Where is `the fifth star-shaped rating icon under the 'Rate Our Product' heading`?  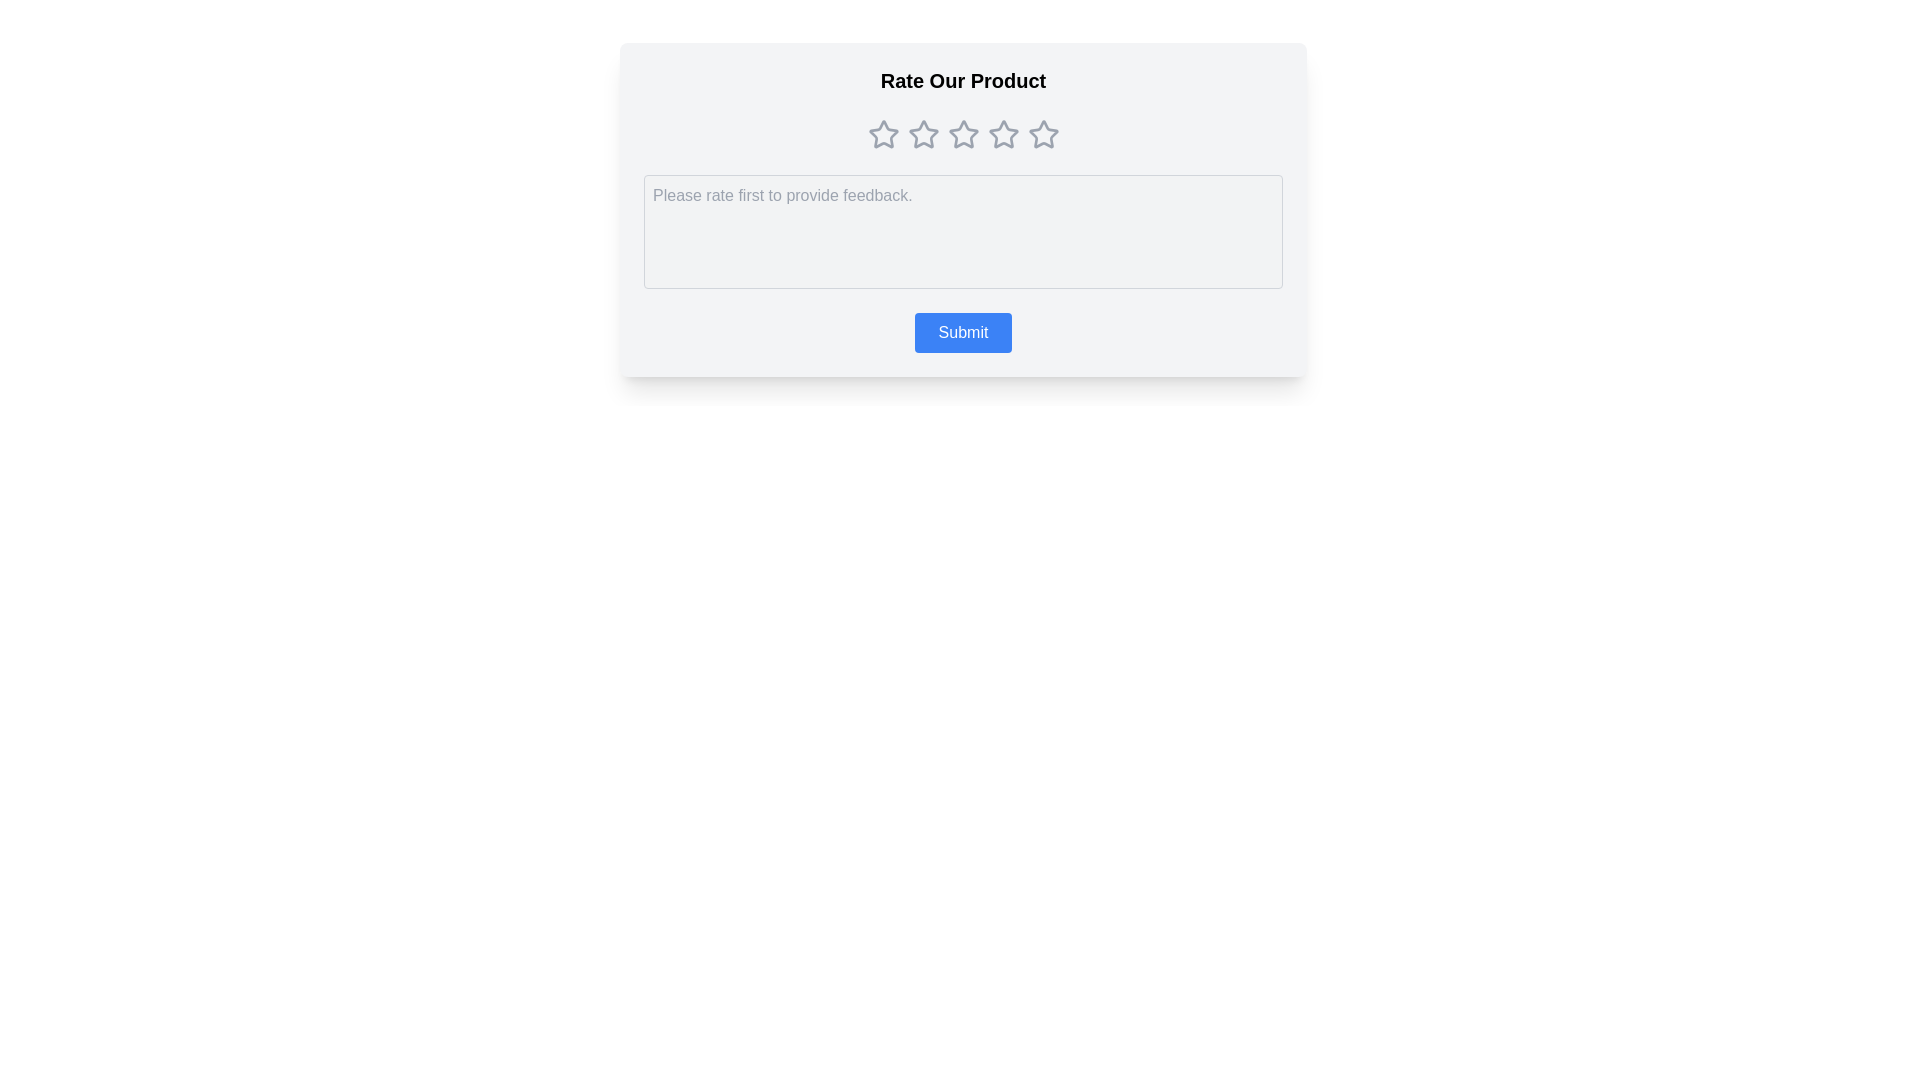 the fifth star-shaped rating icon under the 'Rate Our Product' heading is located at coordinates (1042, 134).